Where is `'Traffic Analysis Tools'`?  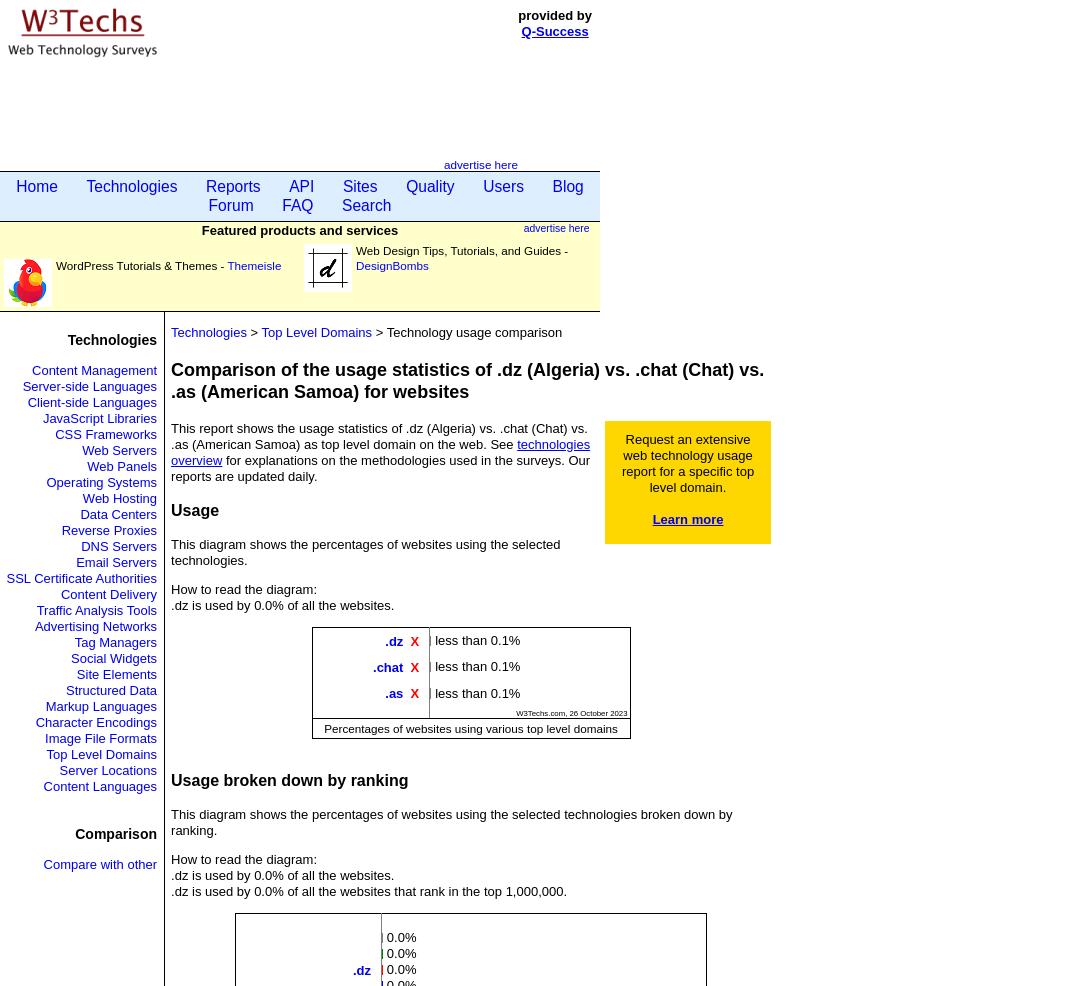 'Traffic Analysis Tools' is located at coordinates (96, 610).